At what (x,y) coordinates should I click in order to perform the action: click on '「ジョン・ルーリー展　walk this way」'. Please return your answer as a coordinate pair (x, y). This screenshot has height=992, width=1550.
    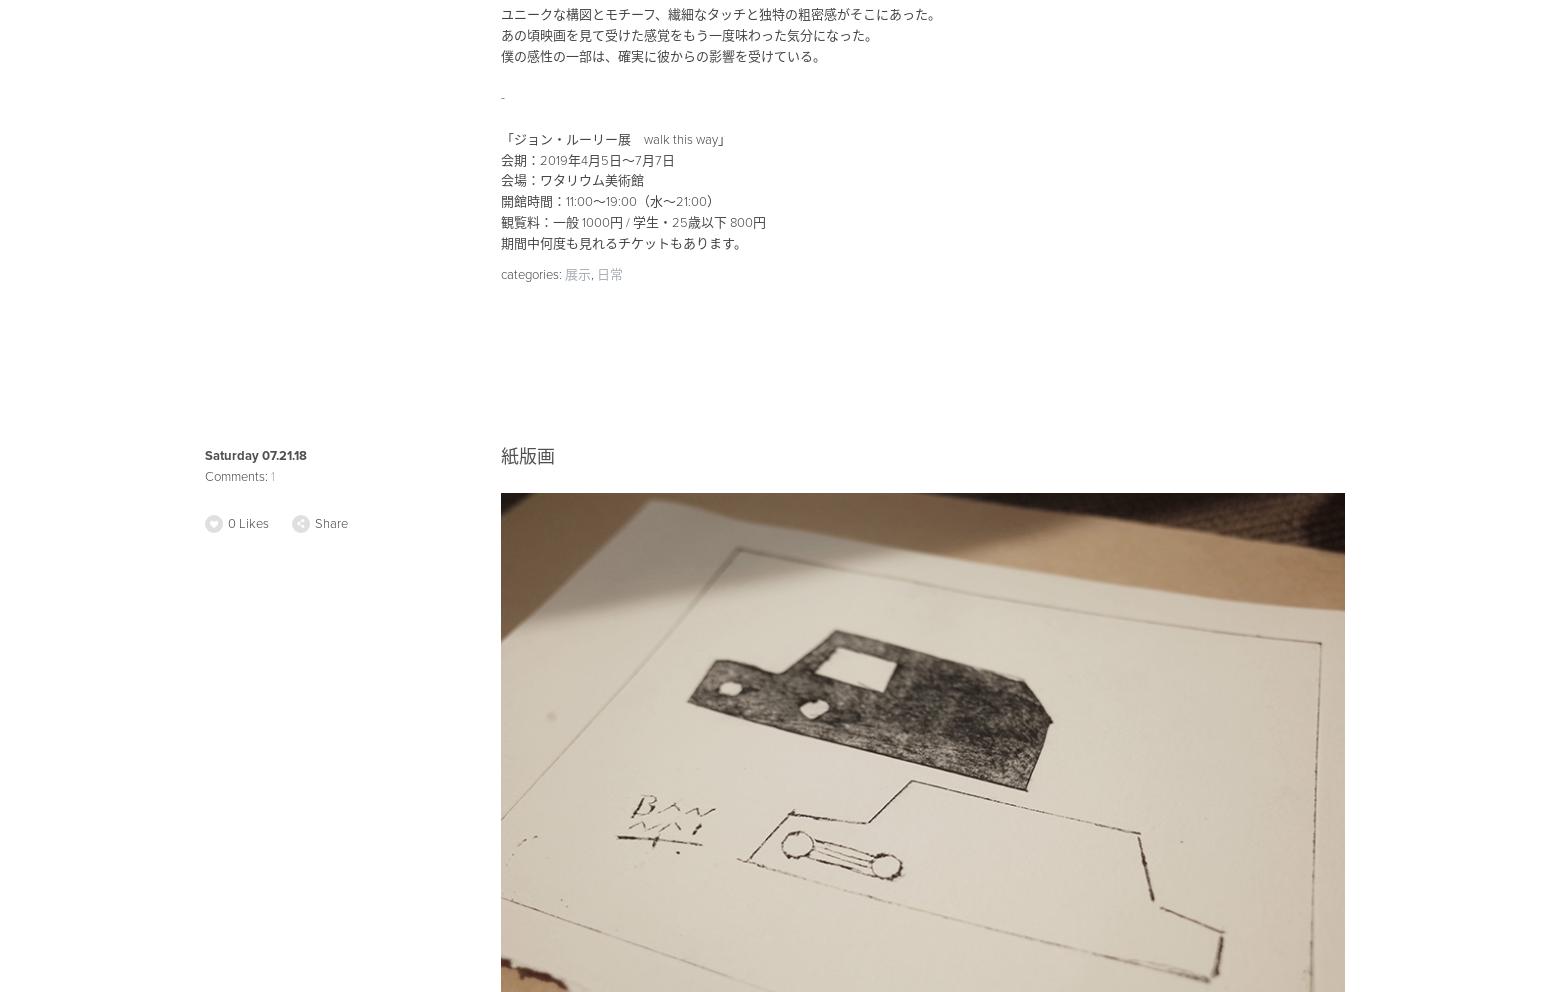
    Looking at the image, I should click on (499, 138).